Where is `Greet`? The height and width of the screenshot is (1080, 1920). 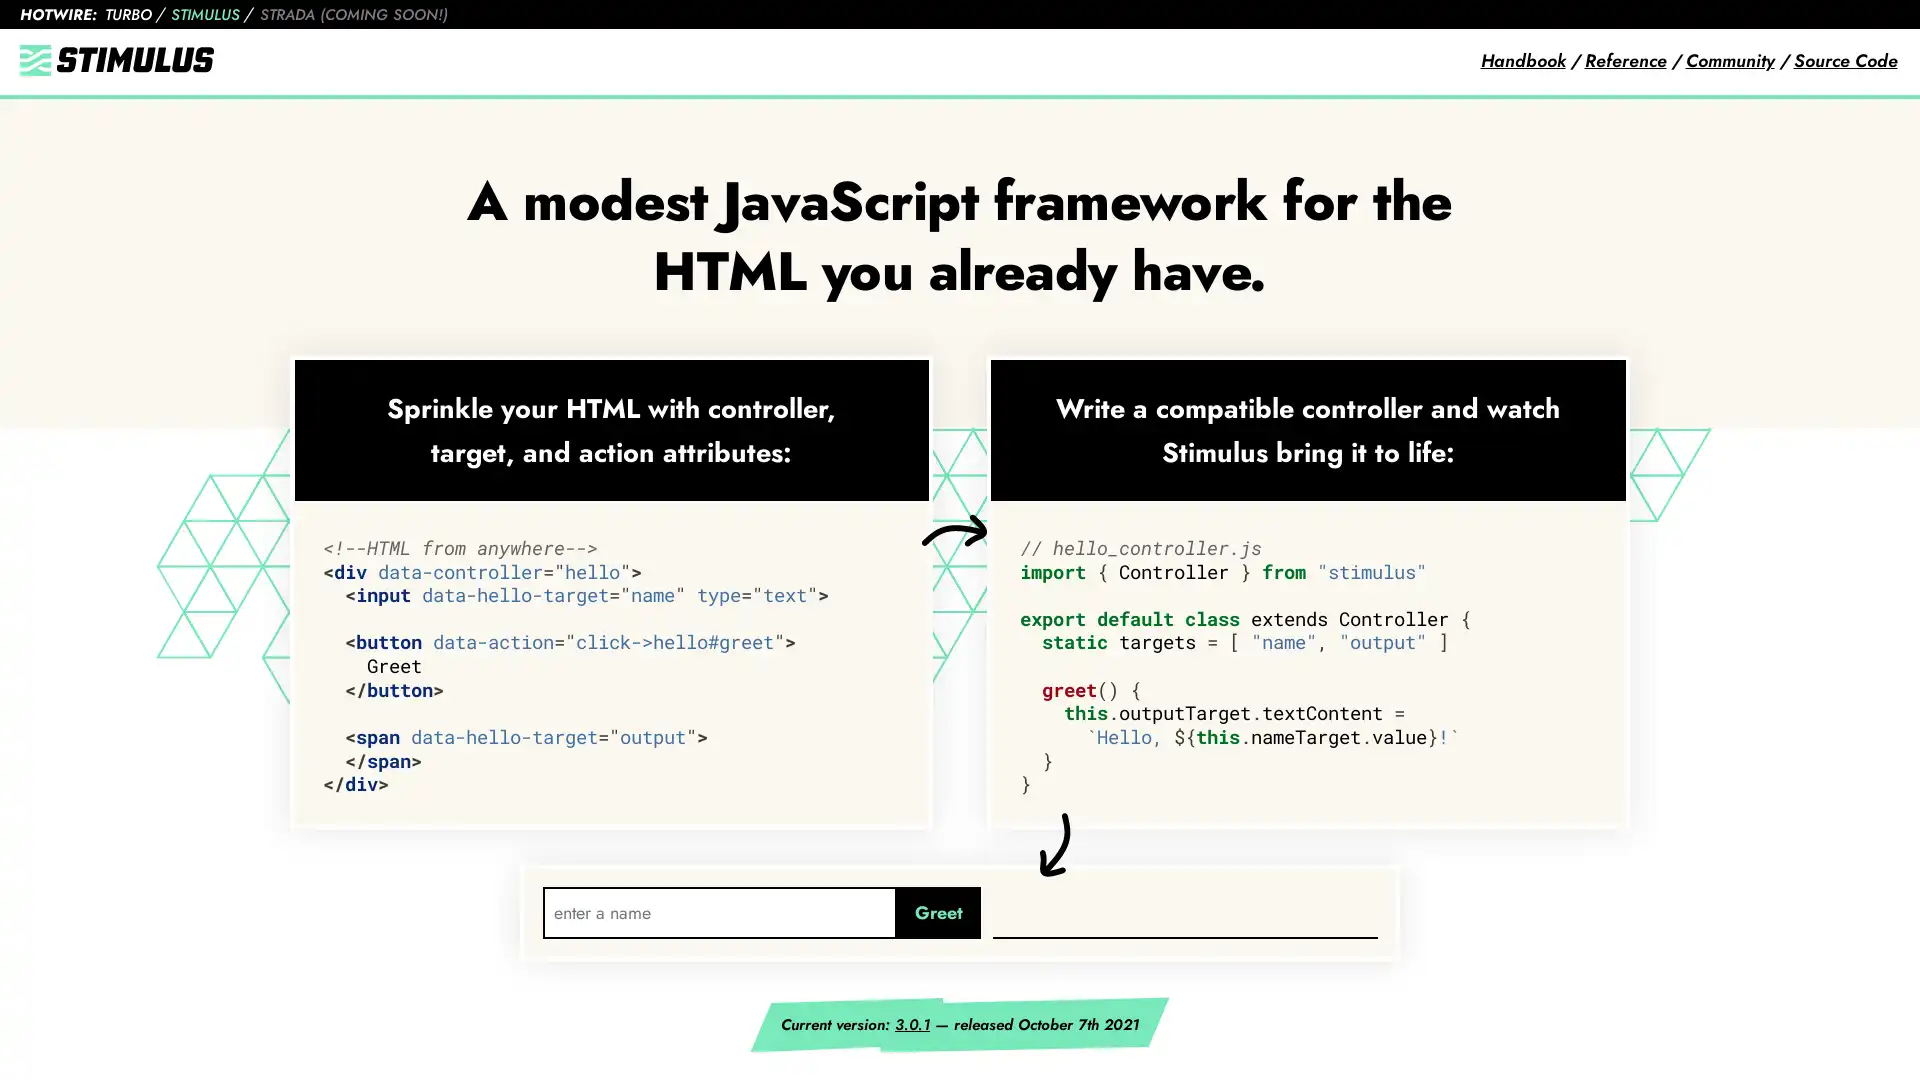 Greet is located at coordinates (938, 912).